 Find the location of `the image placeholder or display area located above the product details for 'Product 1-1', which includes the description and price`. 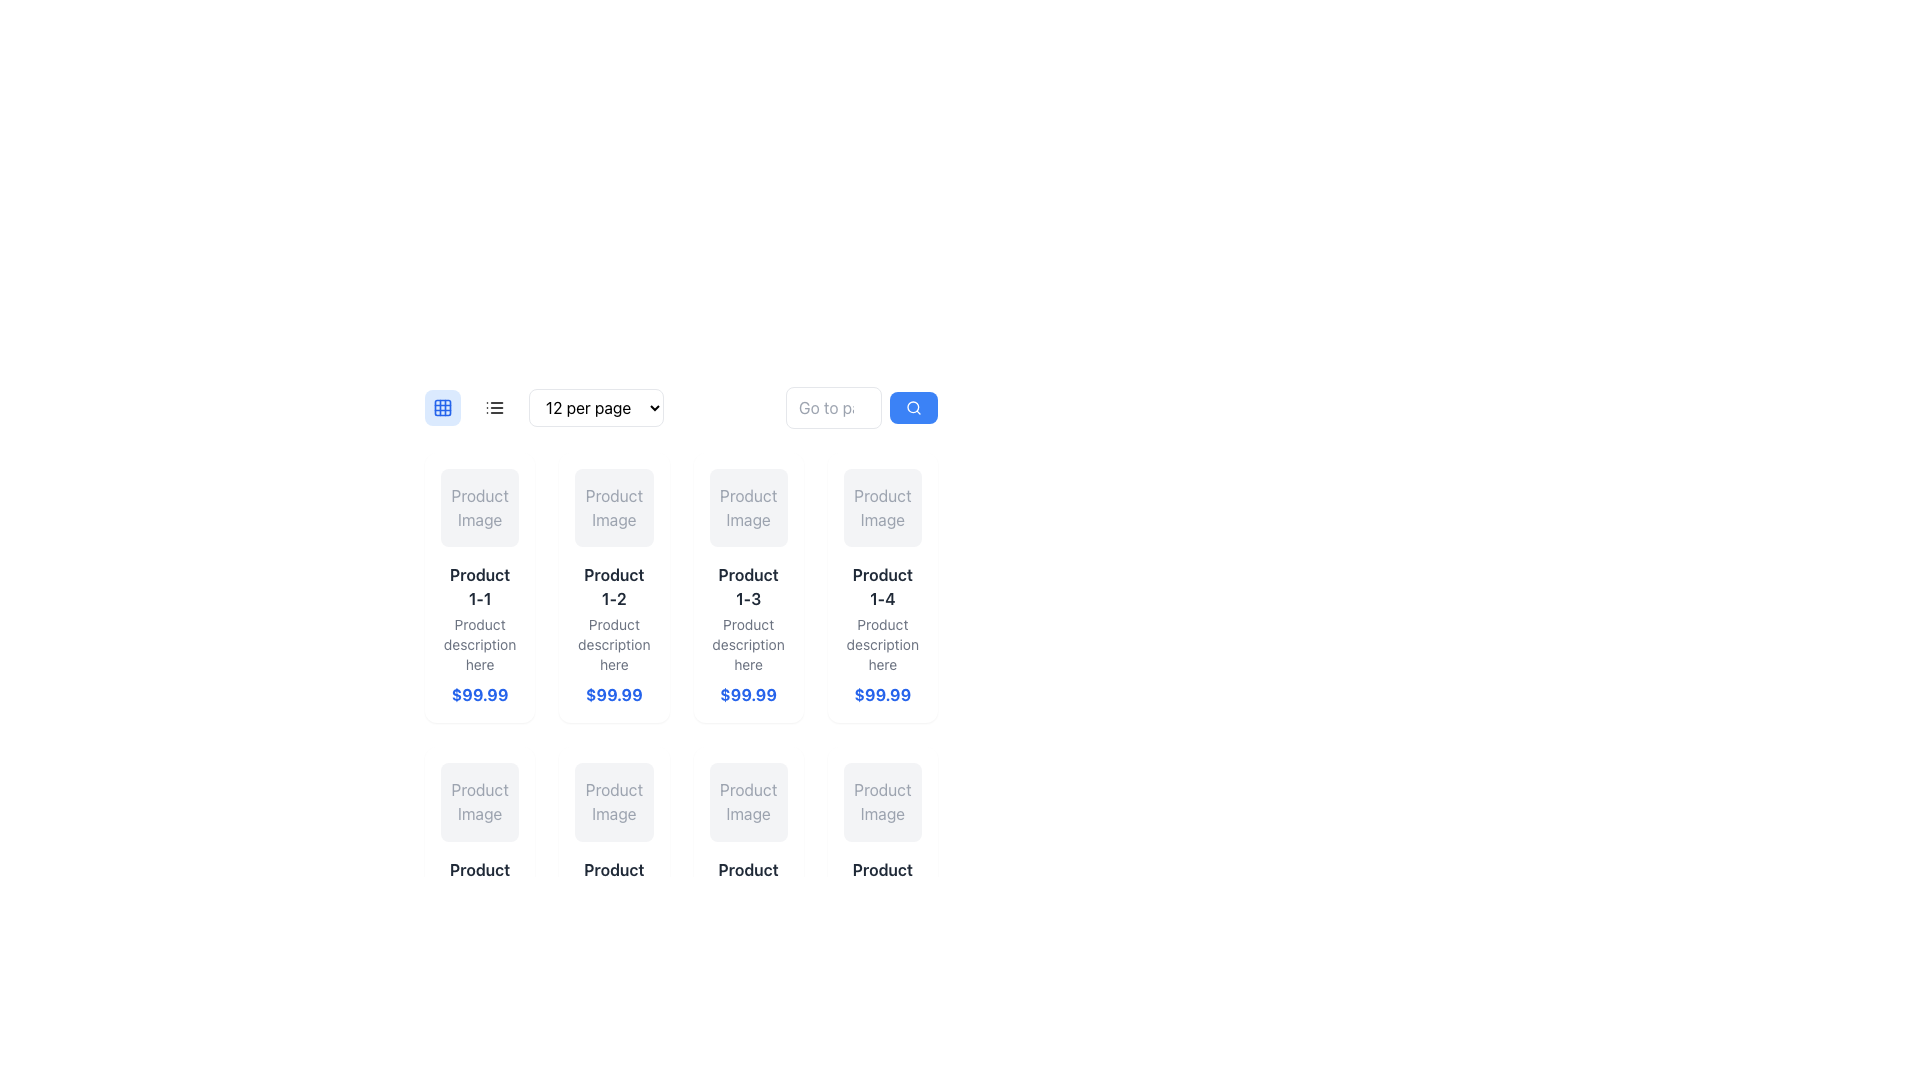

the image placeholder or display area located above the product details for 'Product 1-1', which includes the description and price is located at coordinates (480, 507).